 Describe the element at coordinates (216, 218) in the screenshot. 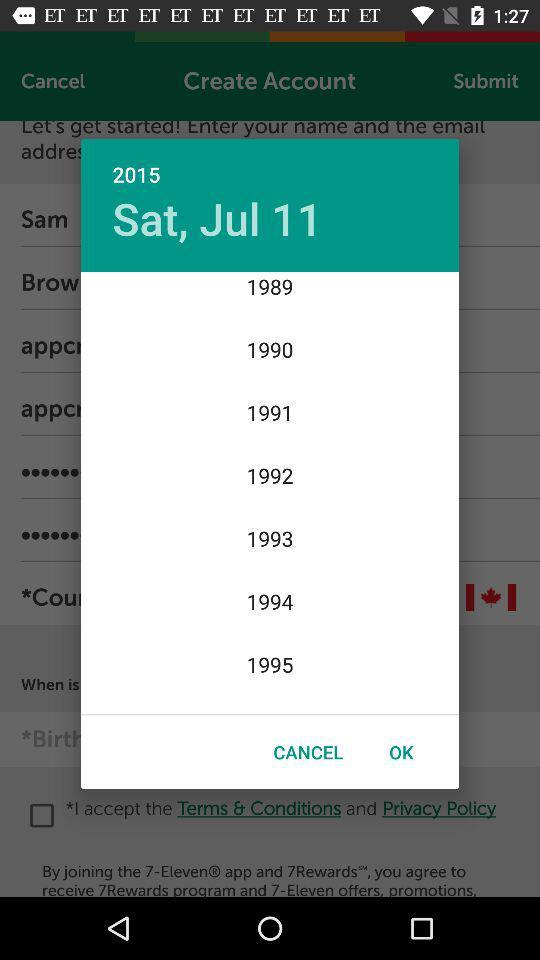

I see `icon above the 1989 icon` at that location.